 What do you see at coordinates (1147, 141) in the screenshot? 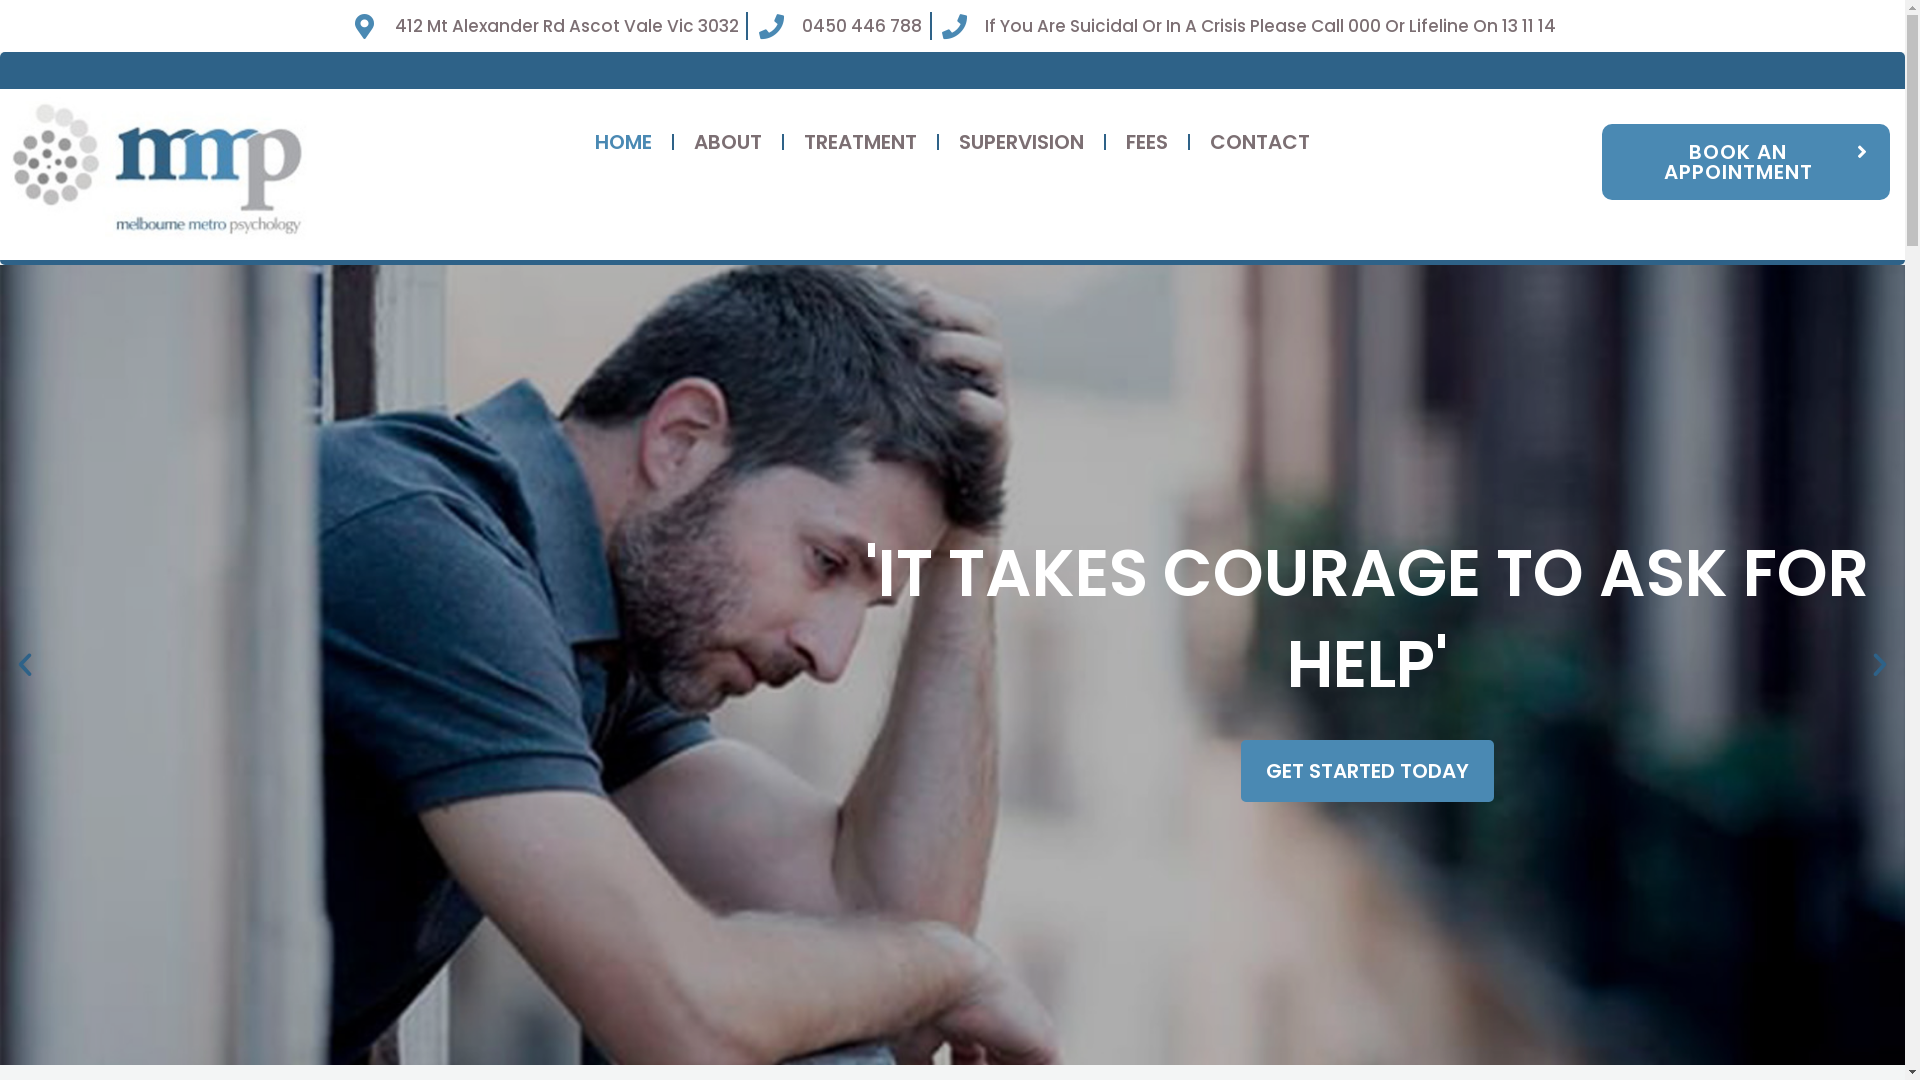
I see `'FEES'` at bounding box center [1147, 141].